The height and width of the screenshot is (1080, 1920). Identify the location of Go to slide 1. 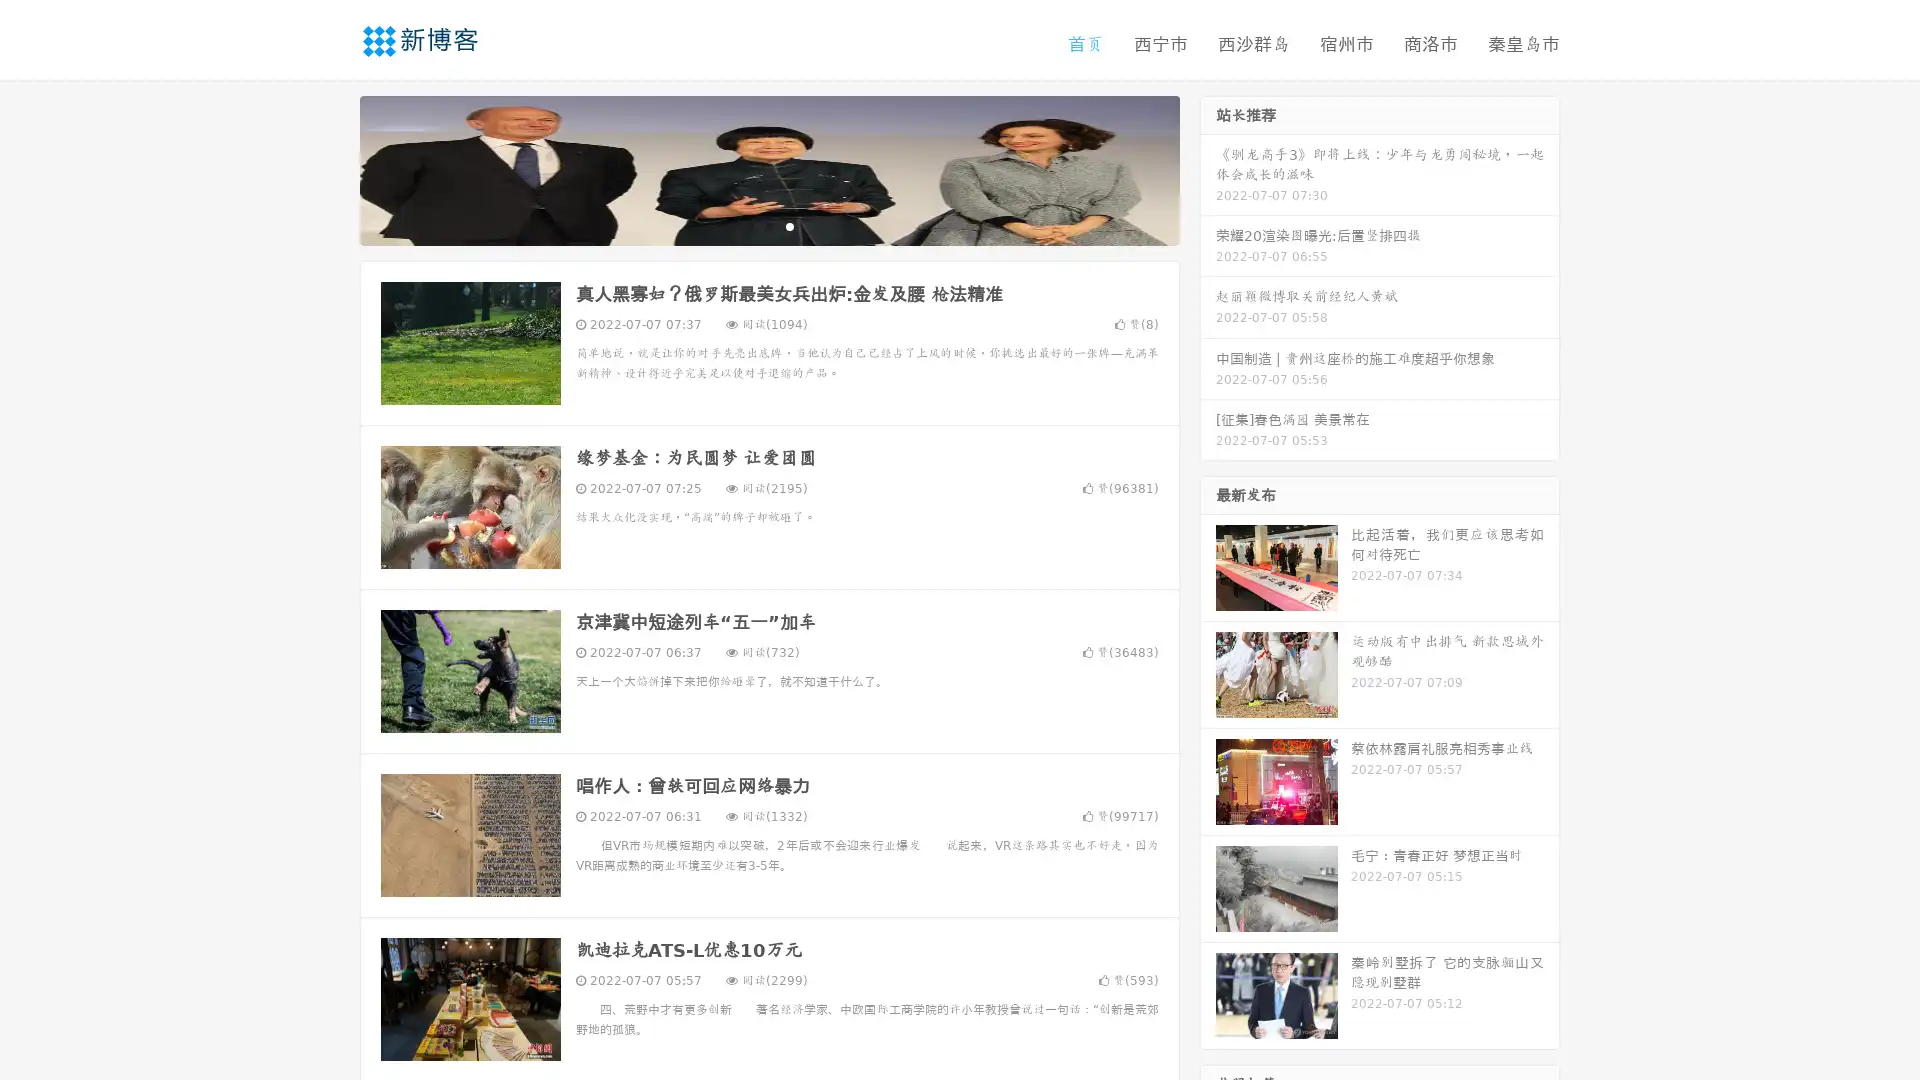
(748, 225).